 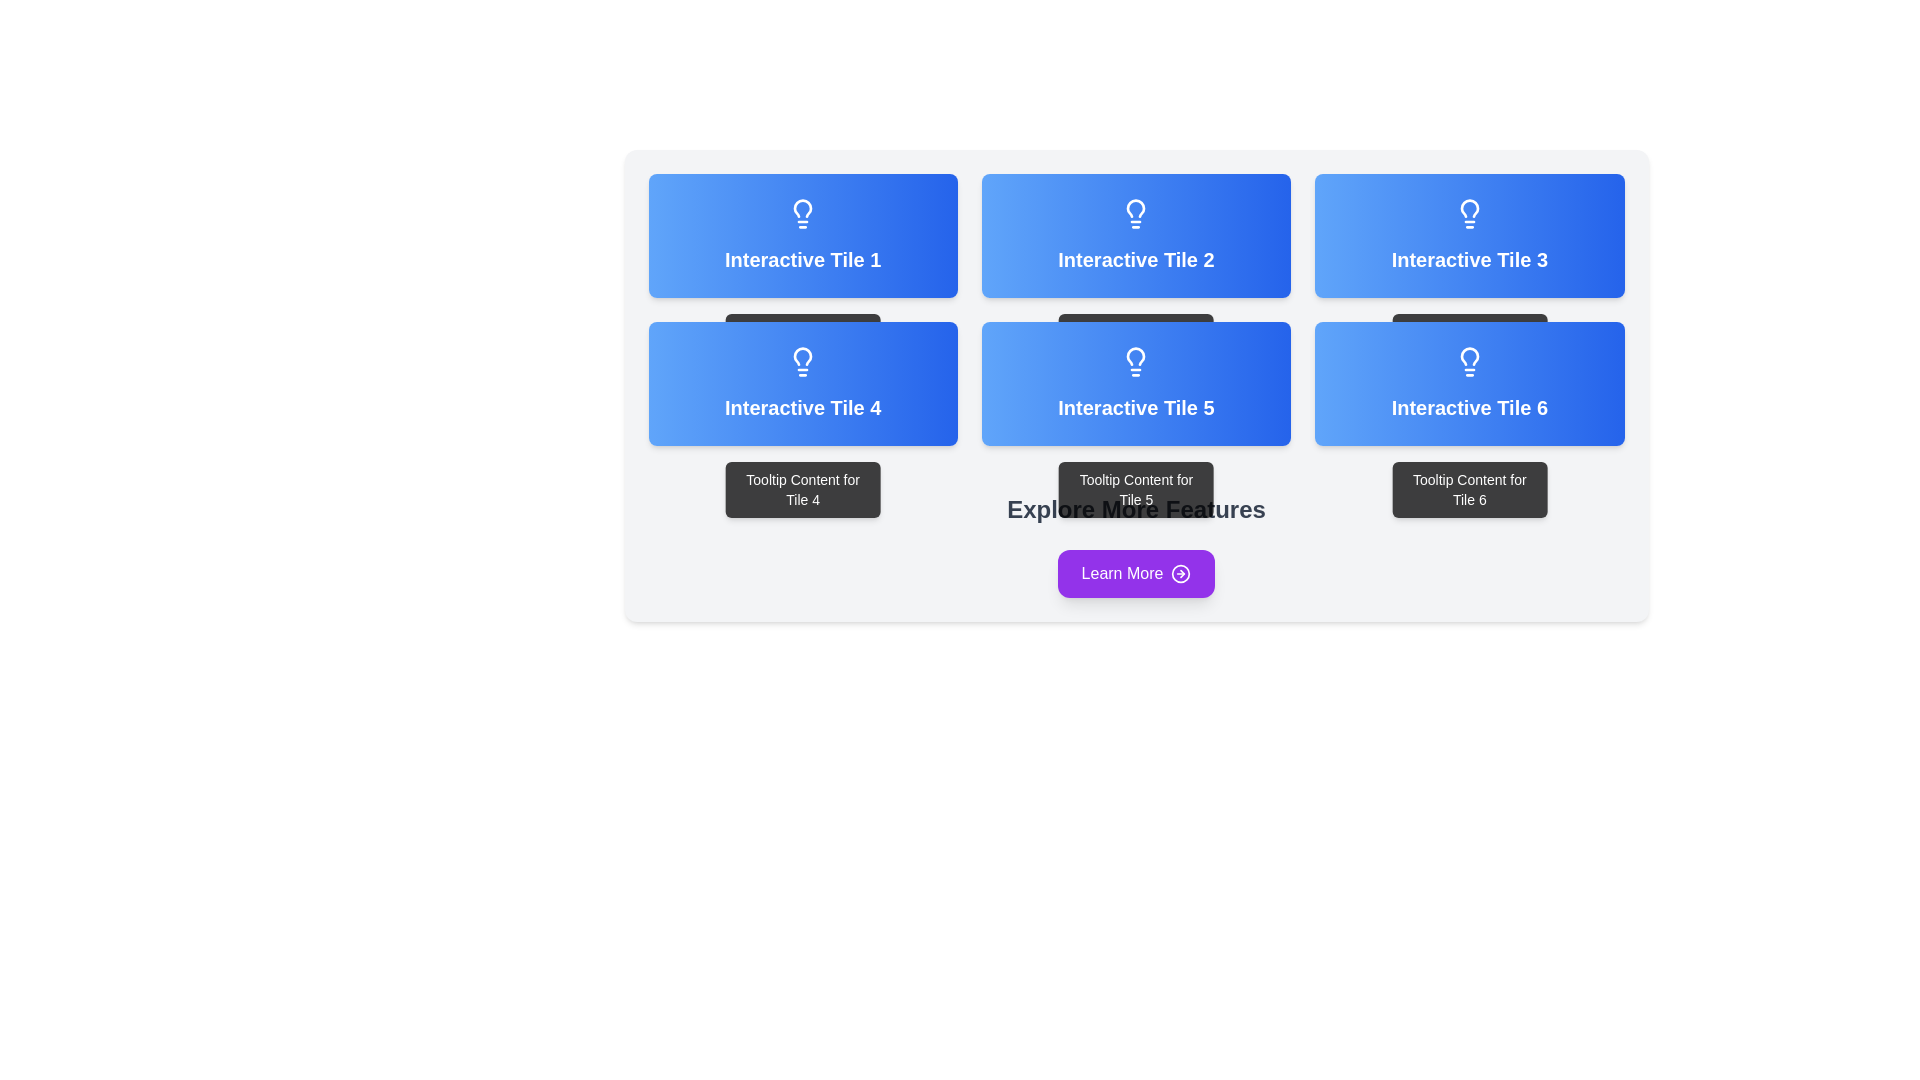 I want to click on the lightbulb-shaped icon located in the top-middle section of 'Interactive Tile 6', which has a white design on a gradient blue background, so click(x=1469, y=362).